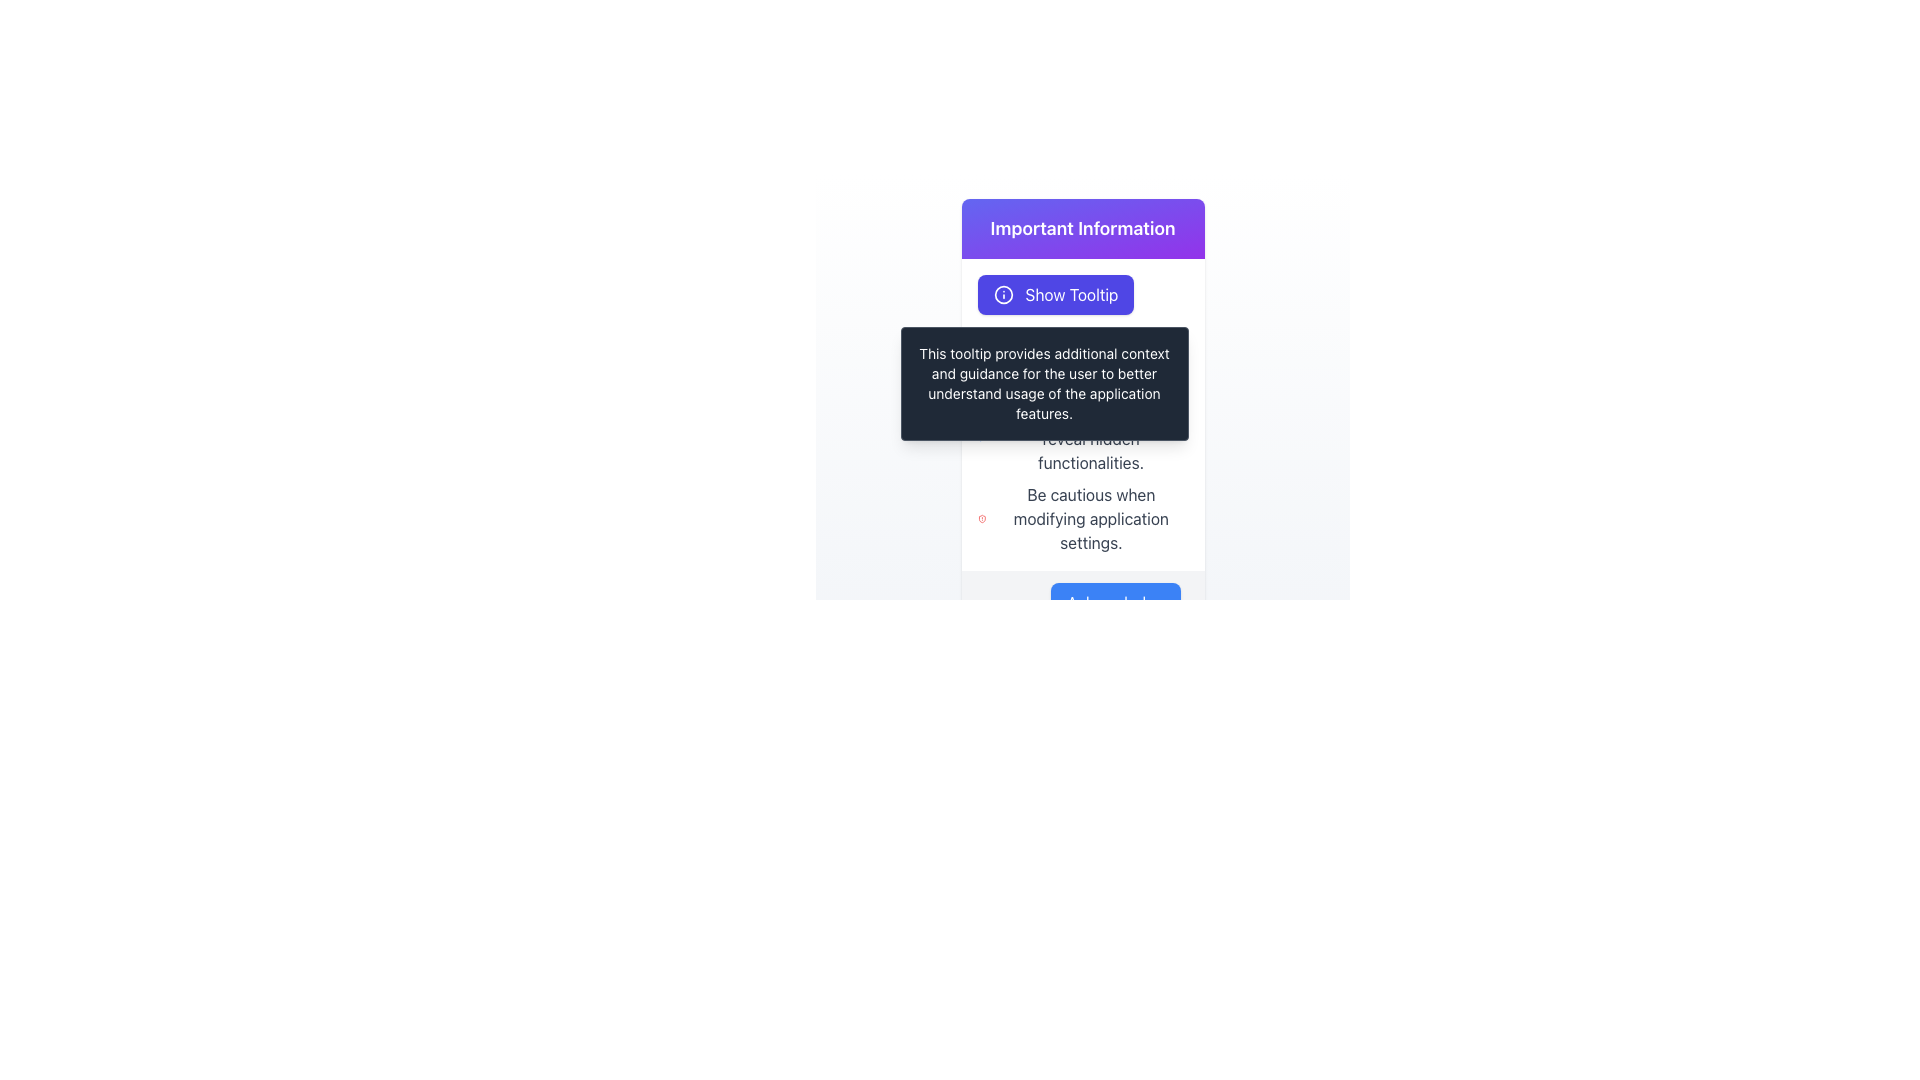 This screenshot has width=1920, height=1080. Describe the element at coordinates (982, 370) in the screenshot. I see `the green checkmark icon that symbolizes completion and is positioned to the left of the text 'Ensure to follow guidelines for best practices.'` at that location.